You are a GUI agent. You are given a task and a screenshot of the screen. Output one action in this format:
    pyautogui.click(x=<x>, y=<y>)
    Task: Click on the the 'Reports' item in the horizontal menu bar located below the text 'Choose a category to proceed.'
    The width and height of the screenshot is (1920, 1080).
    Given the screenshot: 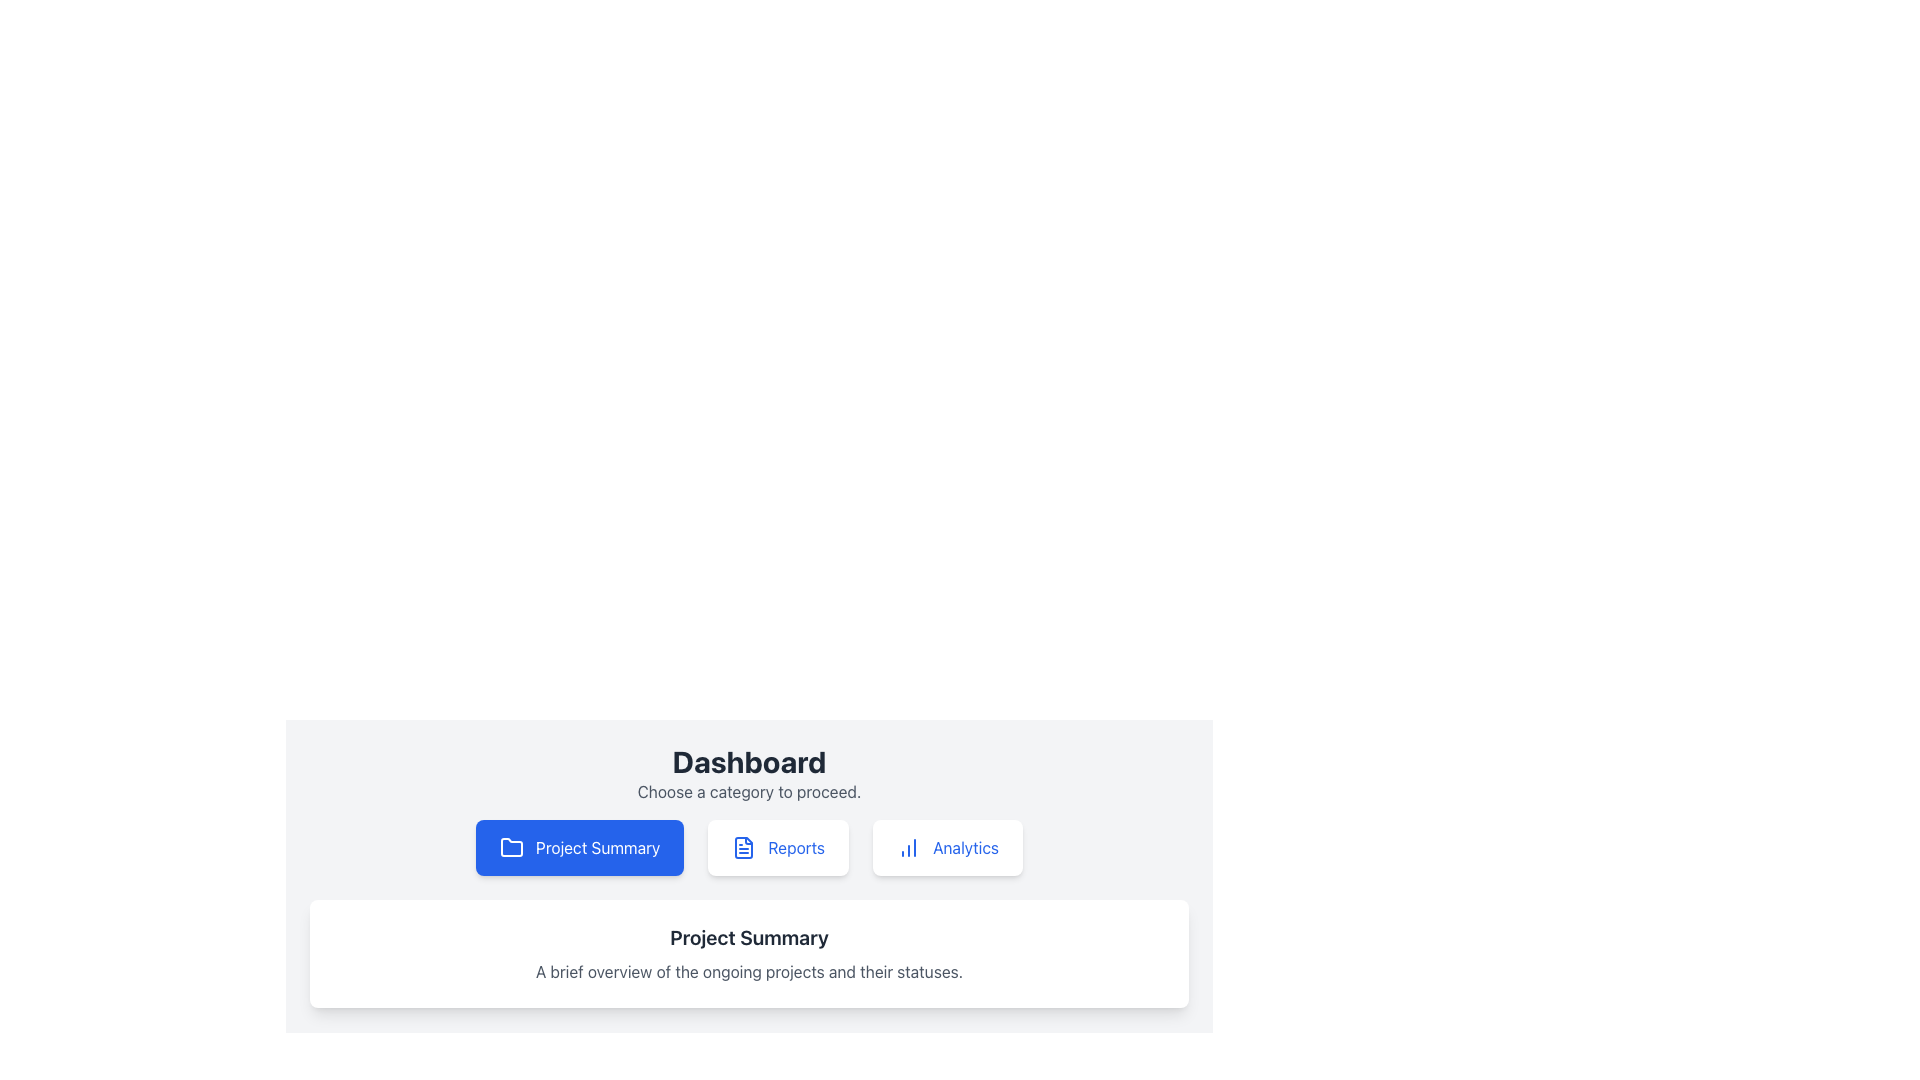 What is the action you would take?
    pyautogui.click(x=748, y=848)
    